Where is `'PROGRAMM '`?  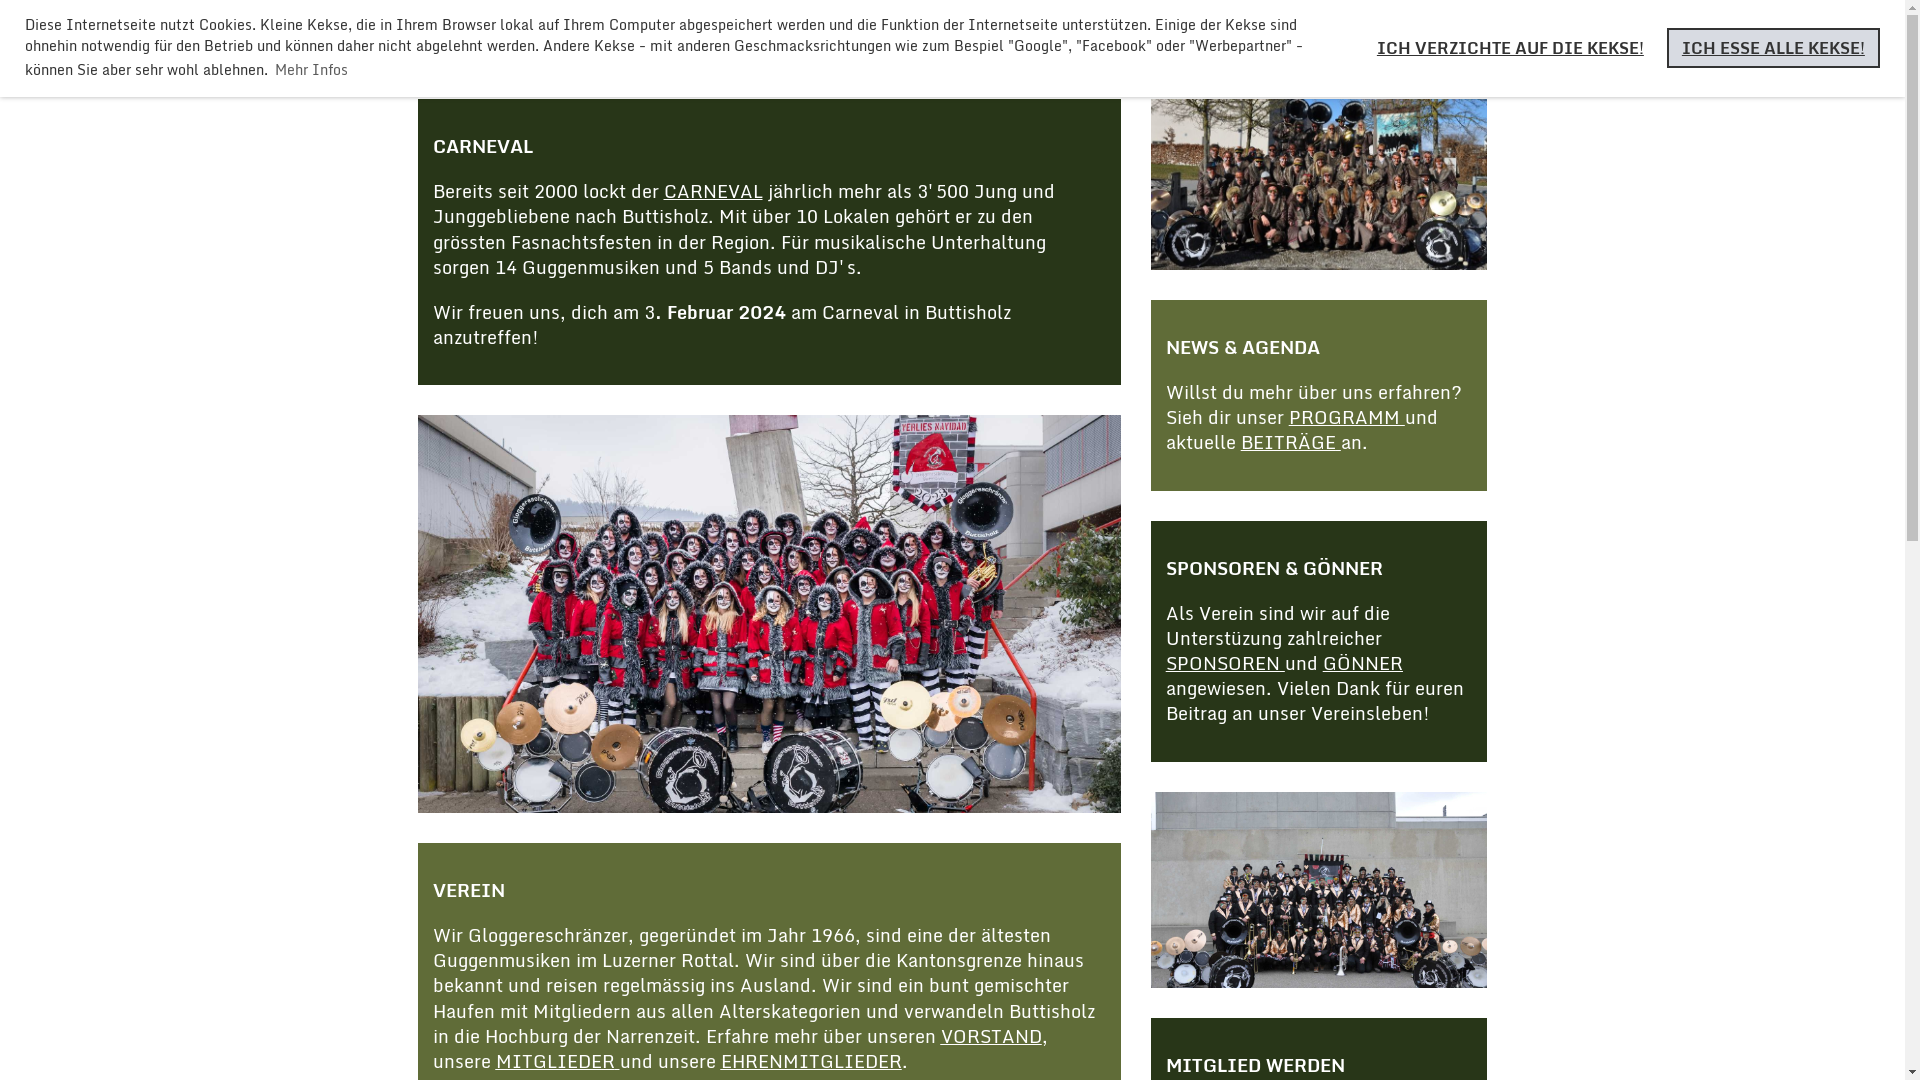
'PROGRAMM ' is located at coordinates (1347, 415).